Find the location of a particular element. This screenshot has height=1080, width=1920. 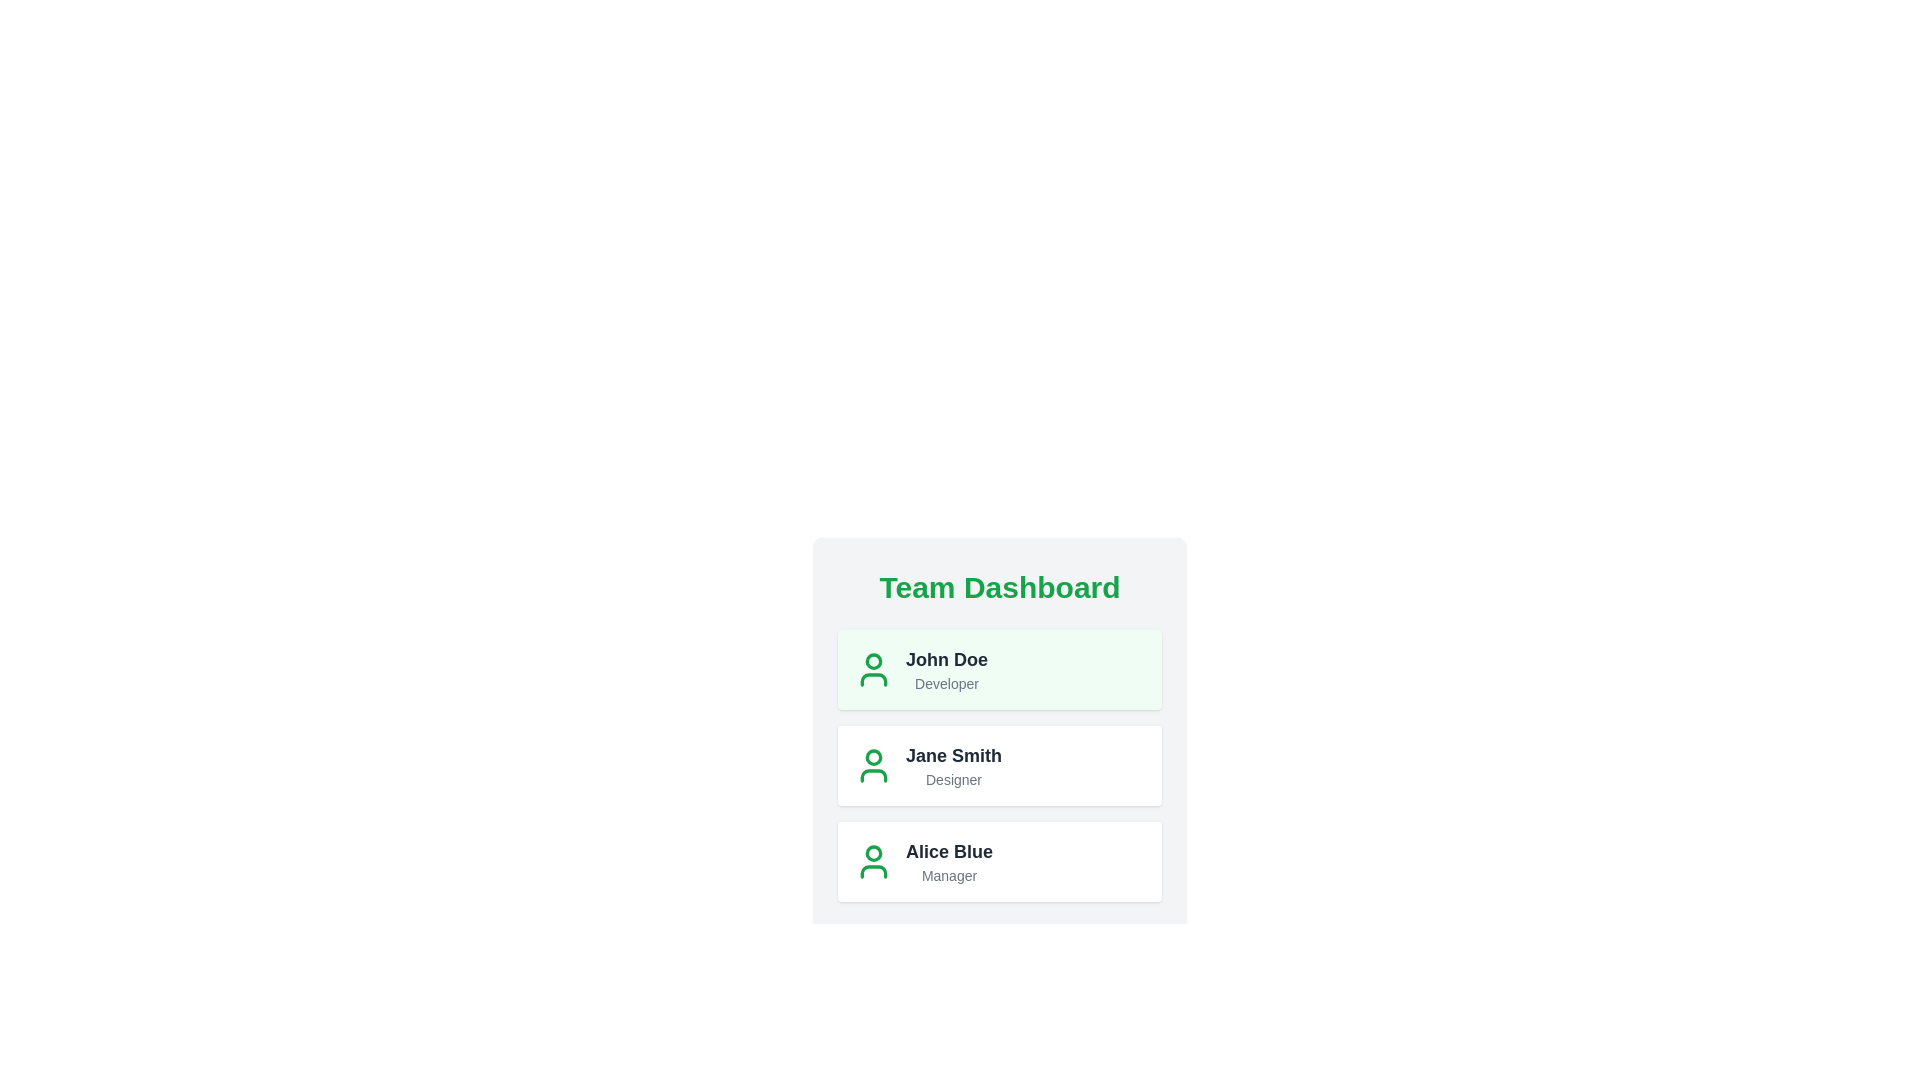

the user silhouette icon, which is a minimalistic green line representation located to the left of the text 'Jane Smith' is located at coordinates (873, 765).